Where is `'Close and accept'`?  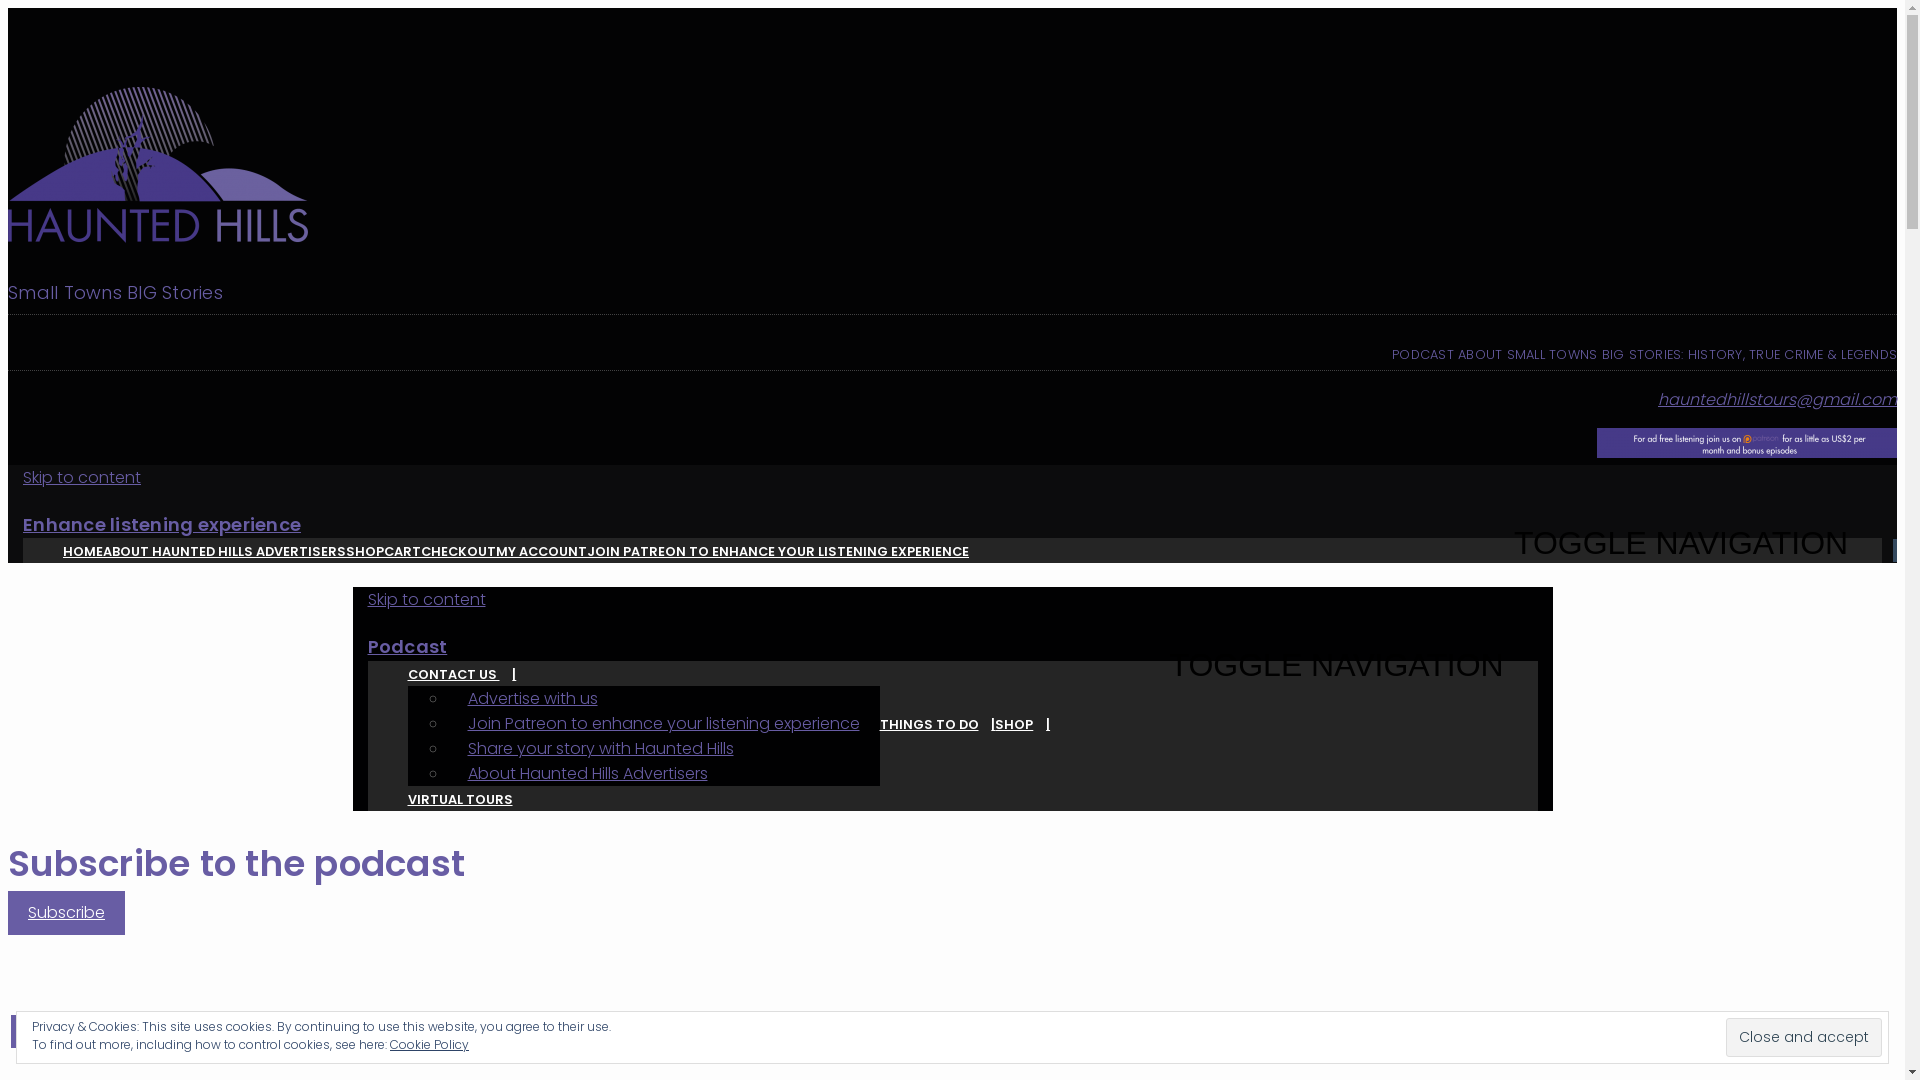 'Close and accept' is located at coordinates (1804, 1036).